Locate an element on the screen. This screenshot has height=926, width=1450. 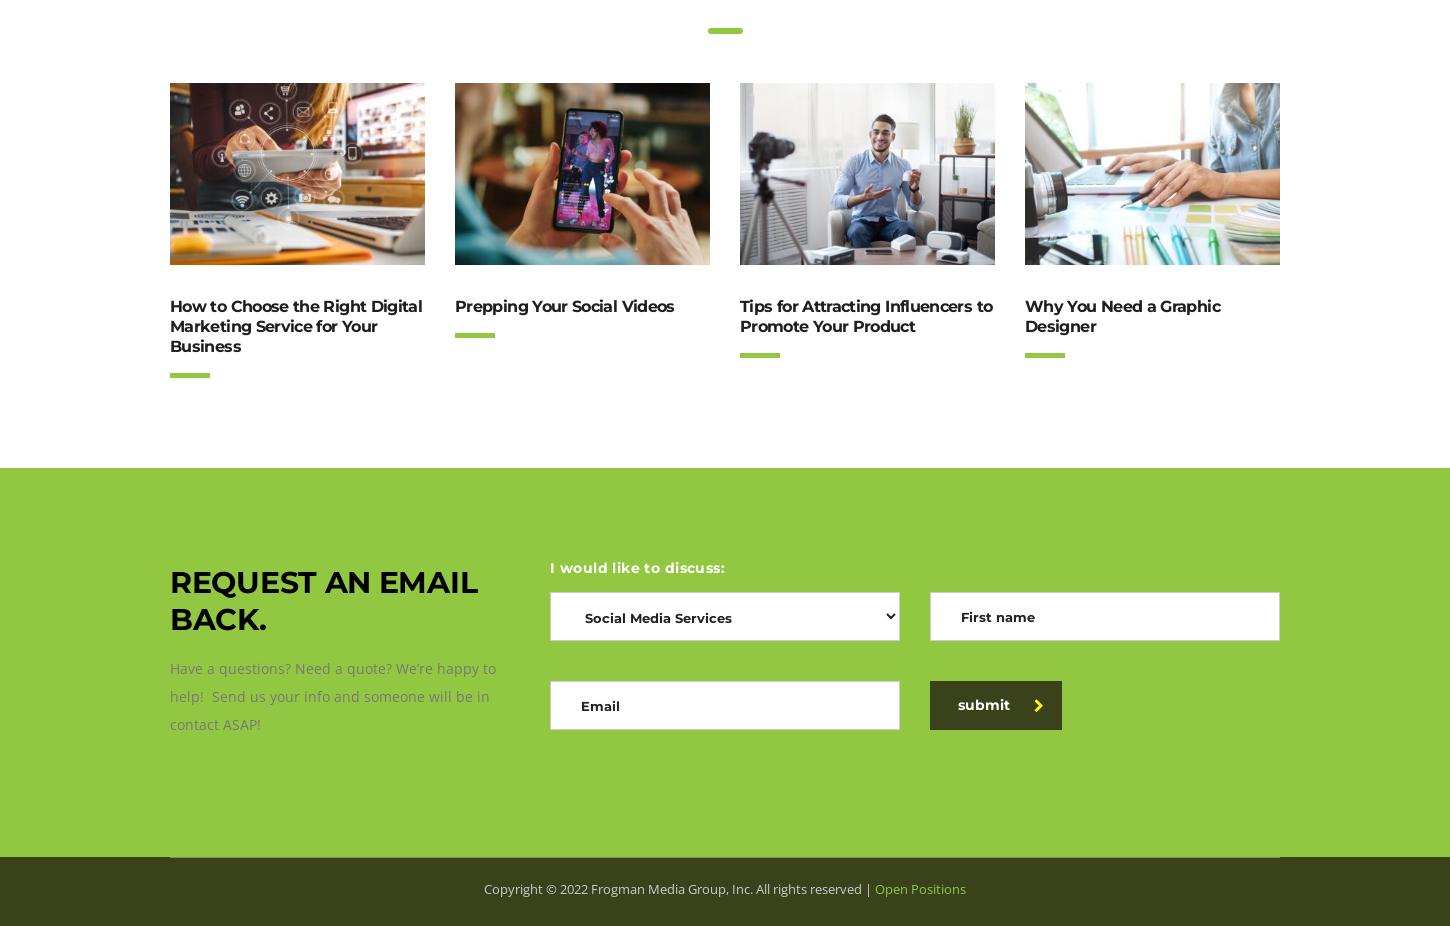
'Copyright © 2022 Frogman Media Group, Inc. All rights reserved |' is located at coordinates (678, 888).